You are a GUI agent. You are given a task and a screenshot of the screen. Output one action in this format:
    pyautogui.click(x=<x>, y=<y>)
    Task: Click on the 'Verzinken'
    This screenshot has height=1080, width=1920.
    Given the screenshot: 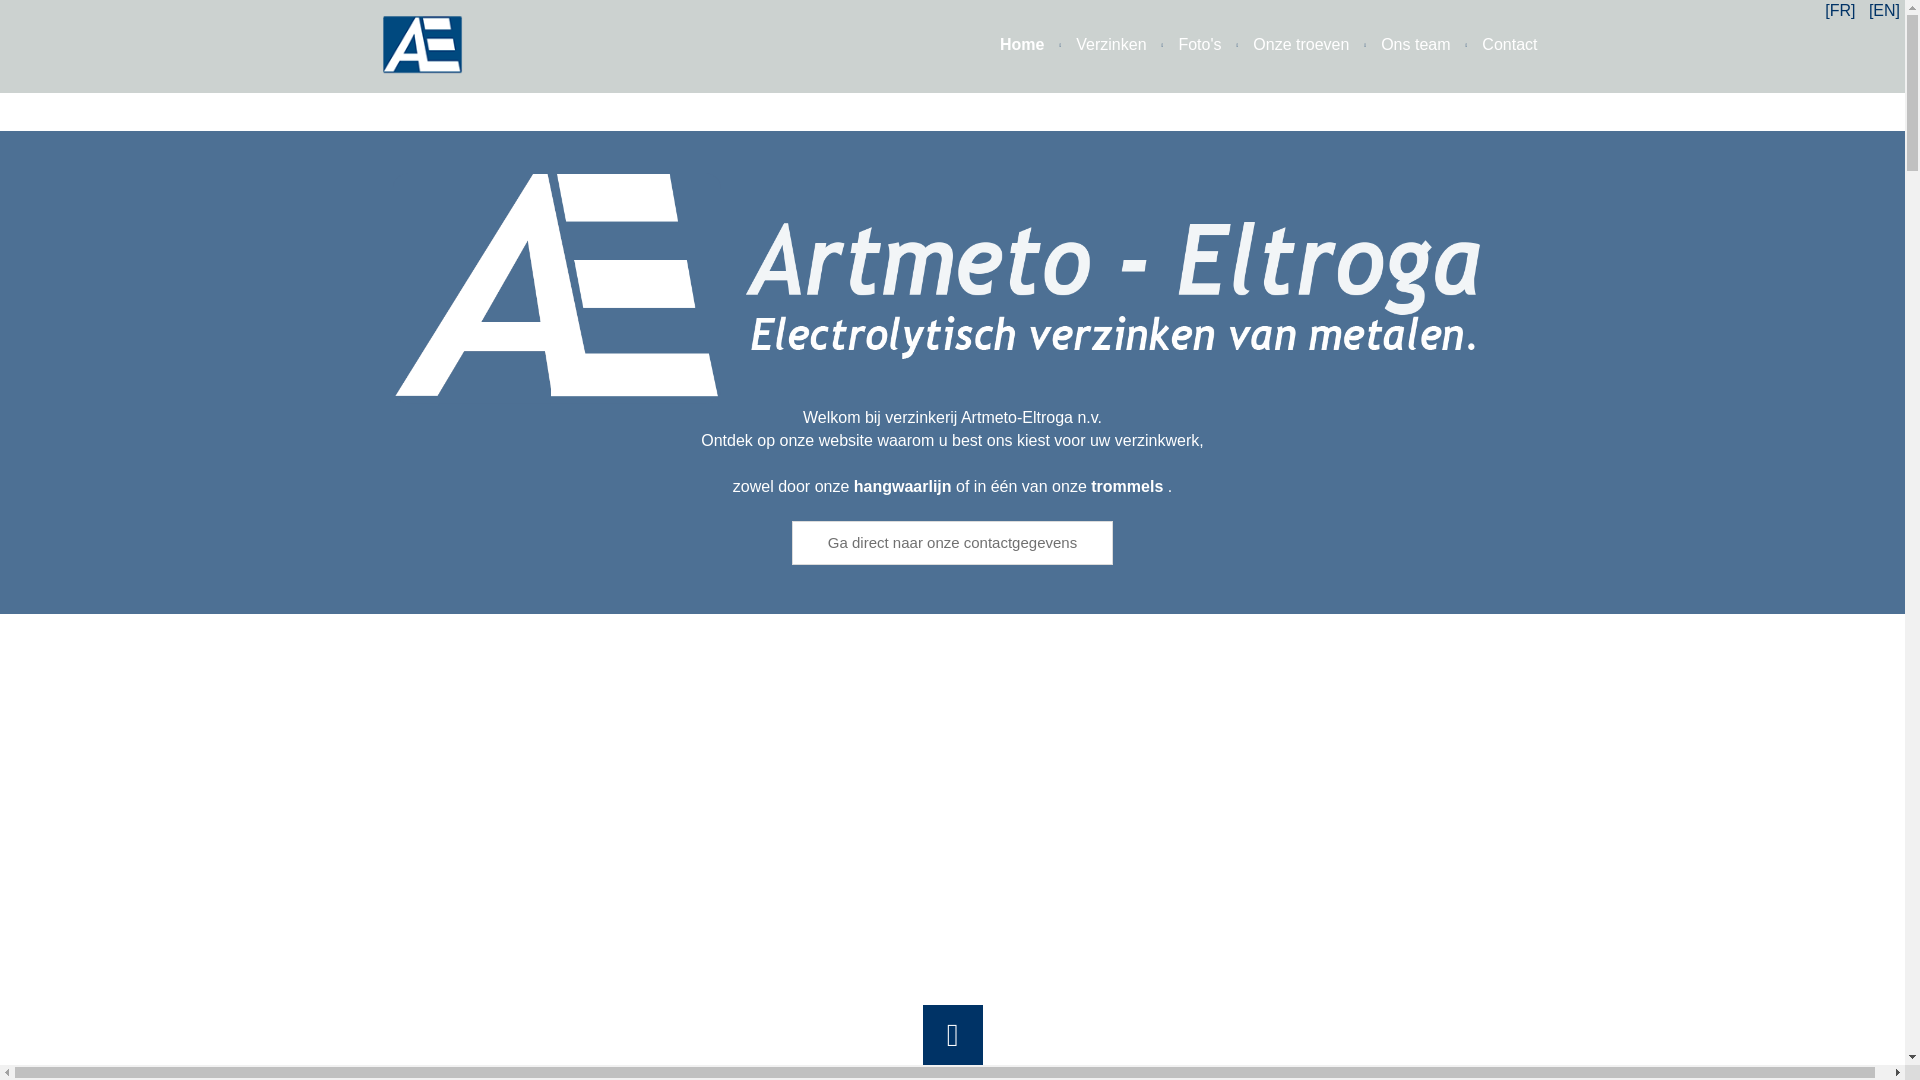 What is the action you would take?
    pyautogui.click(x=1093, y=45)
    